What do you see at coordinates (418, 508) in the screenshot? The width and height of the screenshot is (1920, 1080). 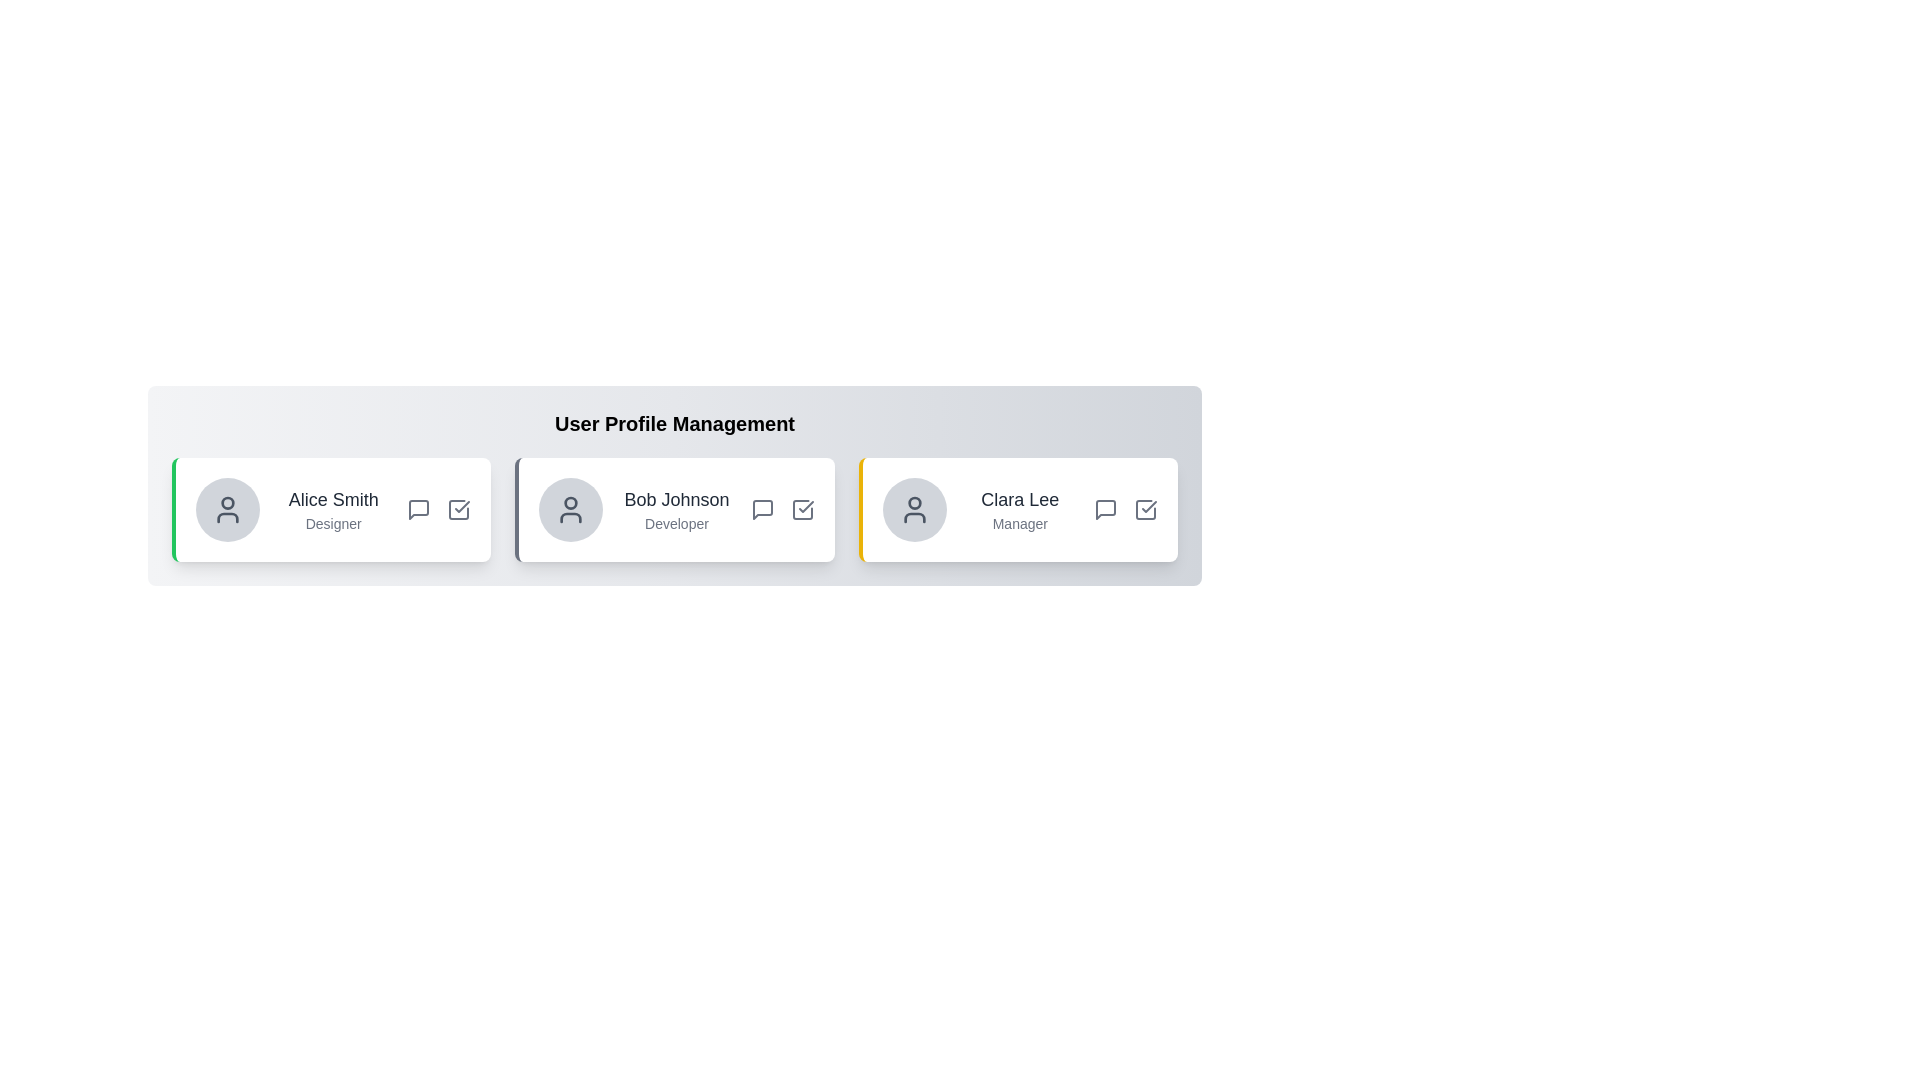 I see `the icon button resembling a speech bubble located to the right of the text 'Designer' in the card for 'Alice Smith Designer'` at bounding box center [418, 508].